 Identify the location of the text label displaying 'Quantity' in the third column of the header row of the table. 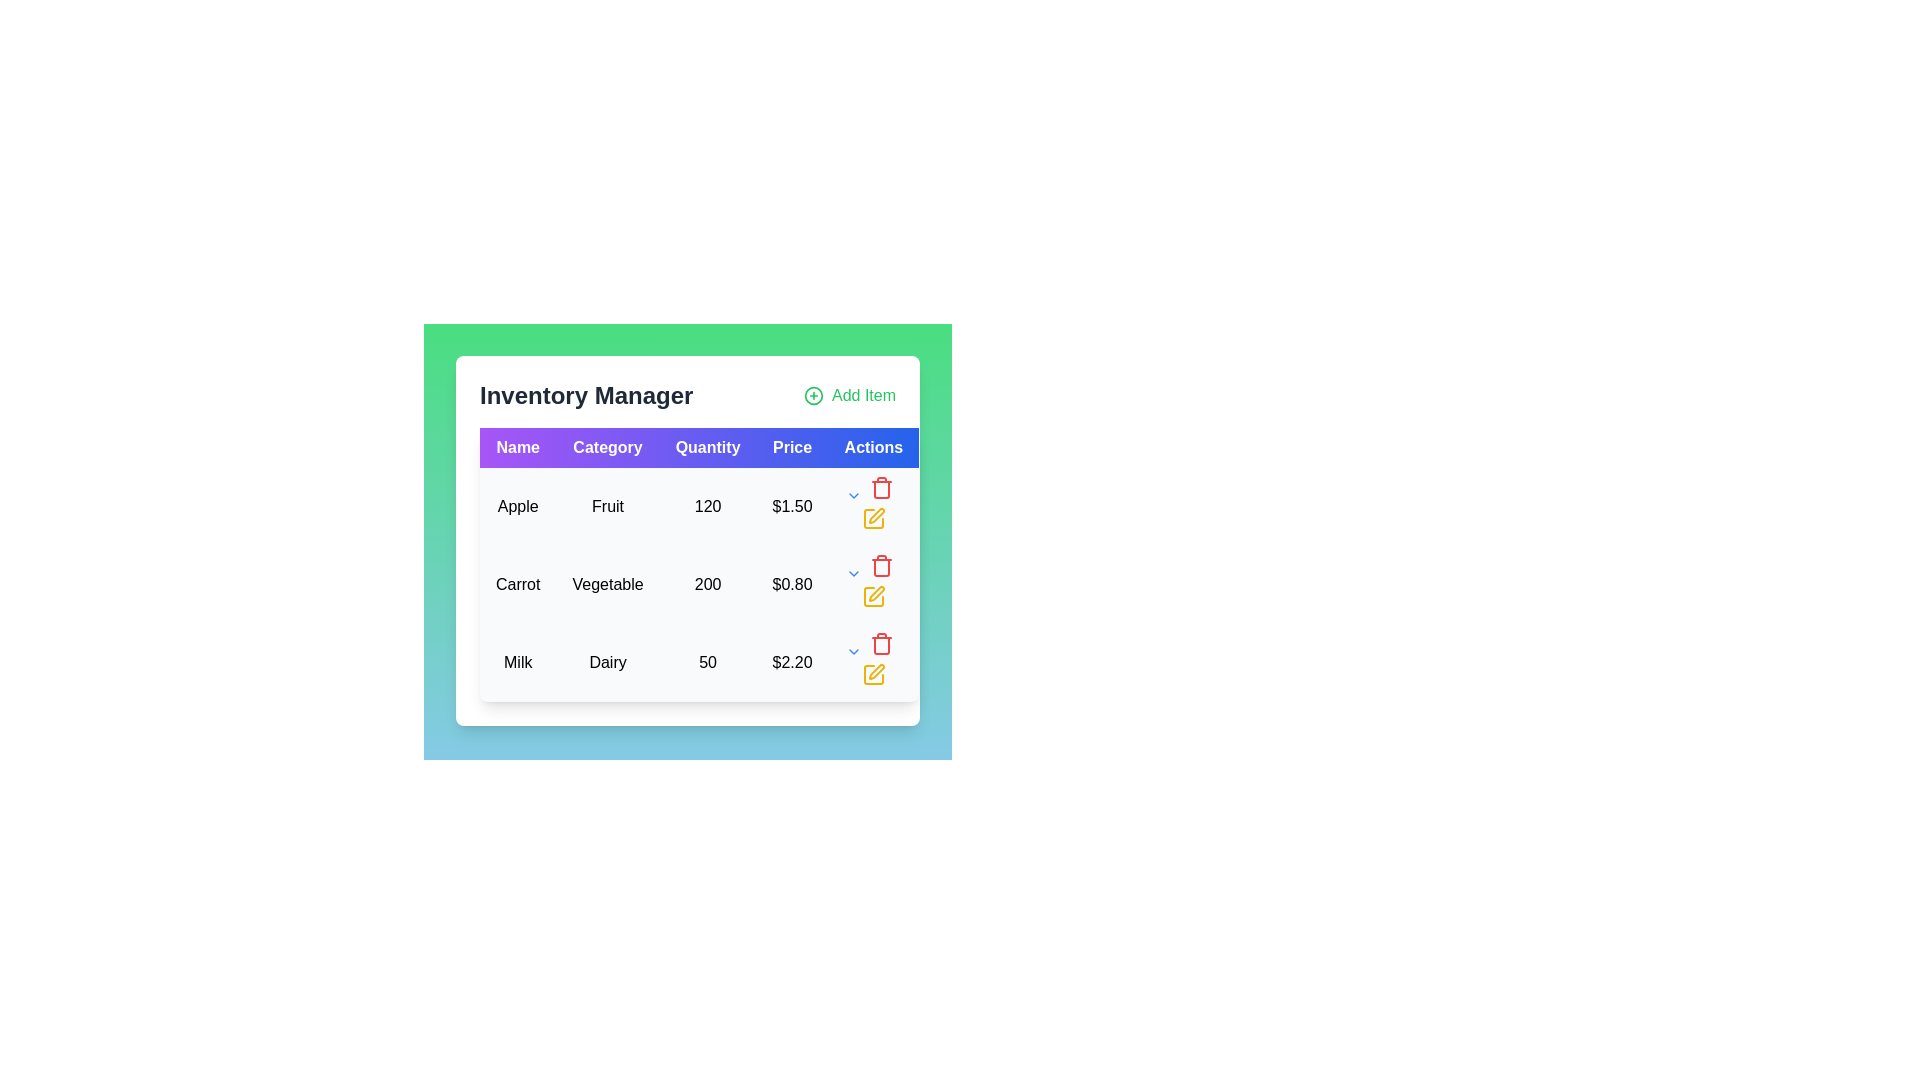
(708, 446).